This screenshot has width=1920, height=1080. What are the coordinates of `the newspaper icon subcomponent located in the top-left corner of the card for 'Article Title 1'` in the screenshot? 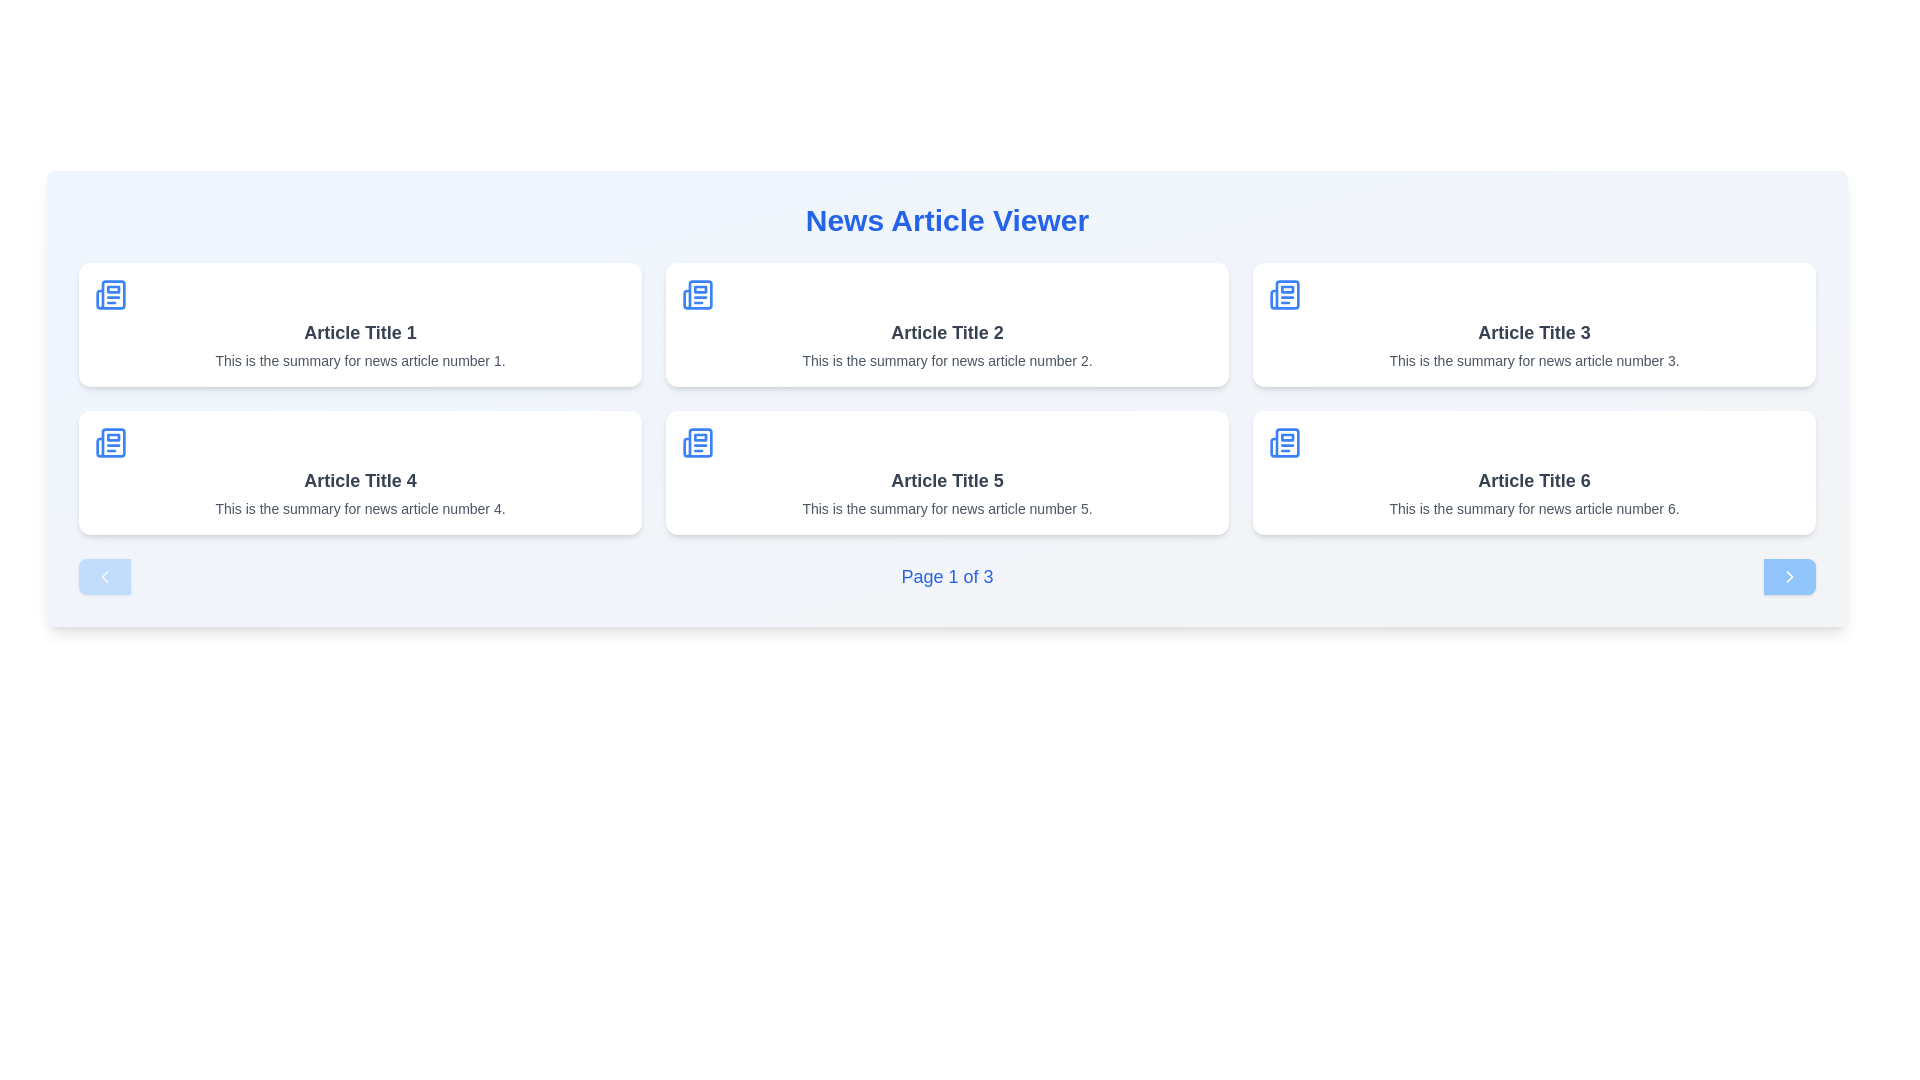 It's located at (109, 294).